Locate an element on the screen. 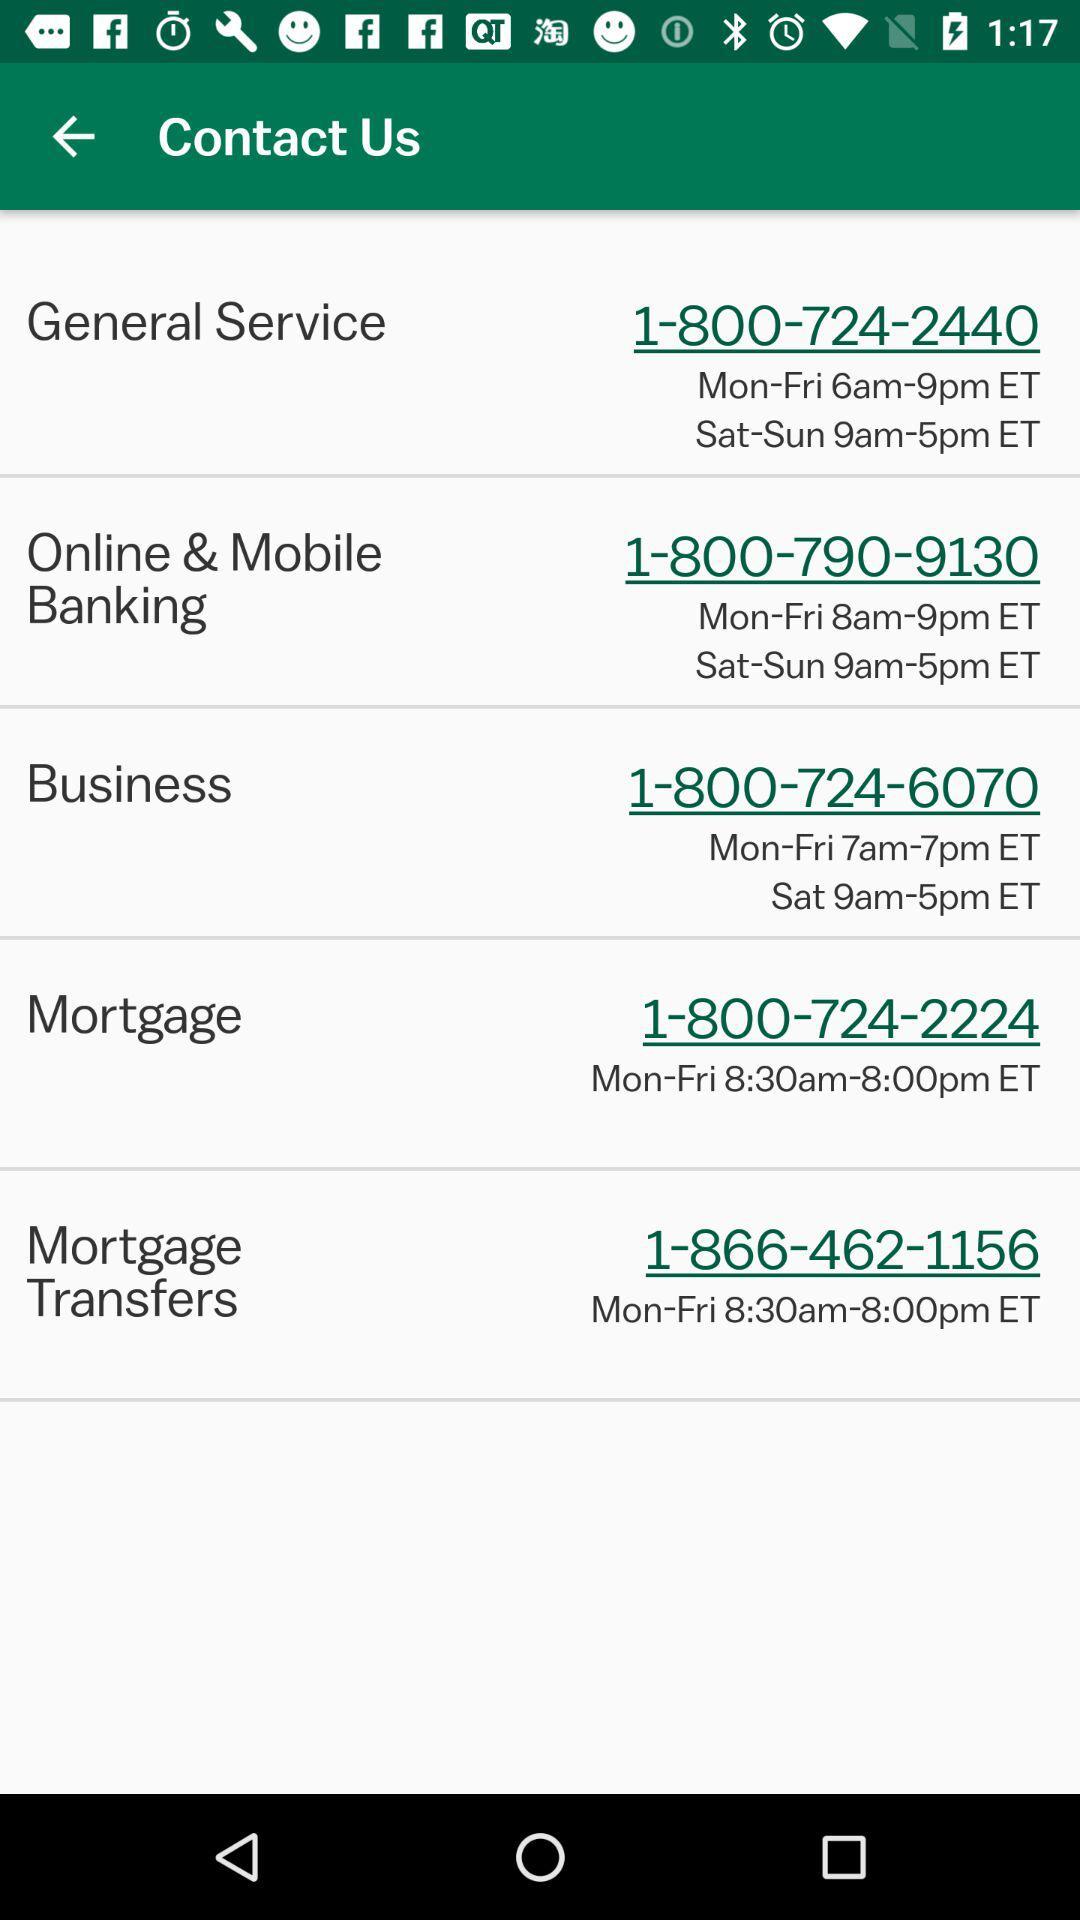 Image resolution: width=1080 pixels, height=1920 pixels. the item above the business icon is located at coordinates (540, 706).